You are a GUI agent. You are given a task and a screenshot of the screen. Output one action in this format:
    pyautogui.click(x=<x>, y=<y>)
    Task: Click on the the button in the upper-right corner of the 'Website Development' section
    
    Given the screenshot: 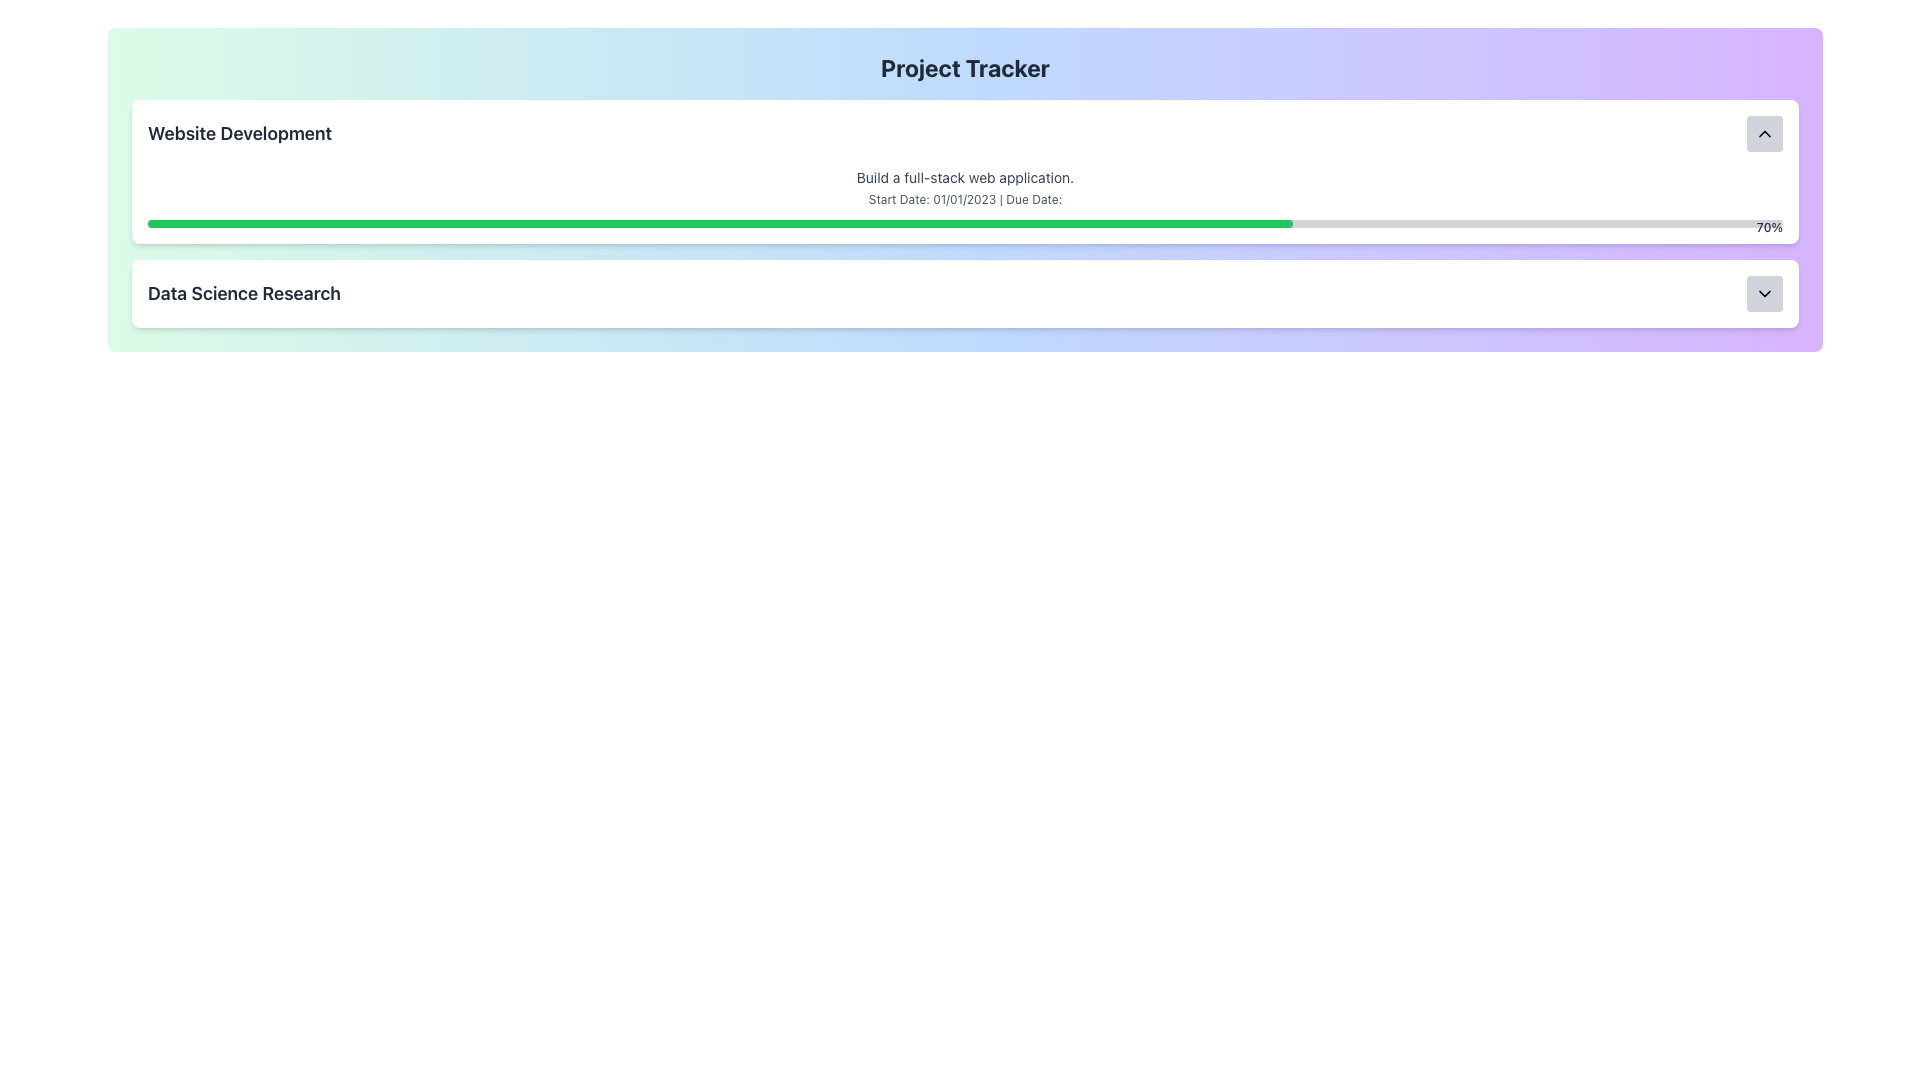 What is the action you would take?
    pyautogui.click(x=1765, y=134)
    